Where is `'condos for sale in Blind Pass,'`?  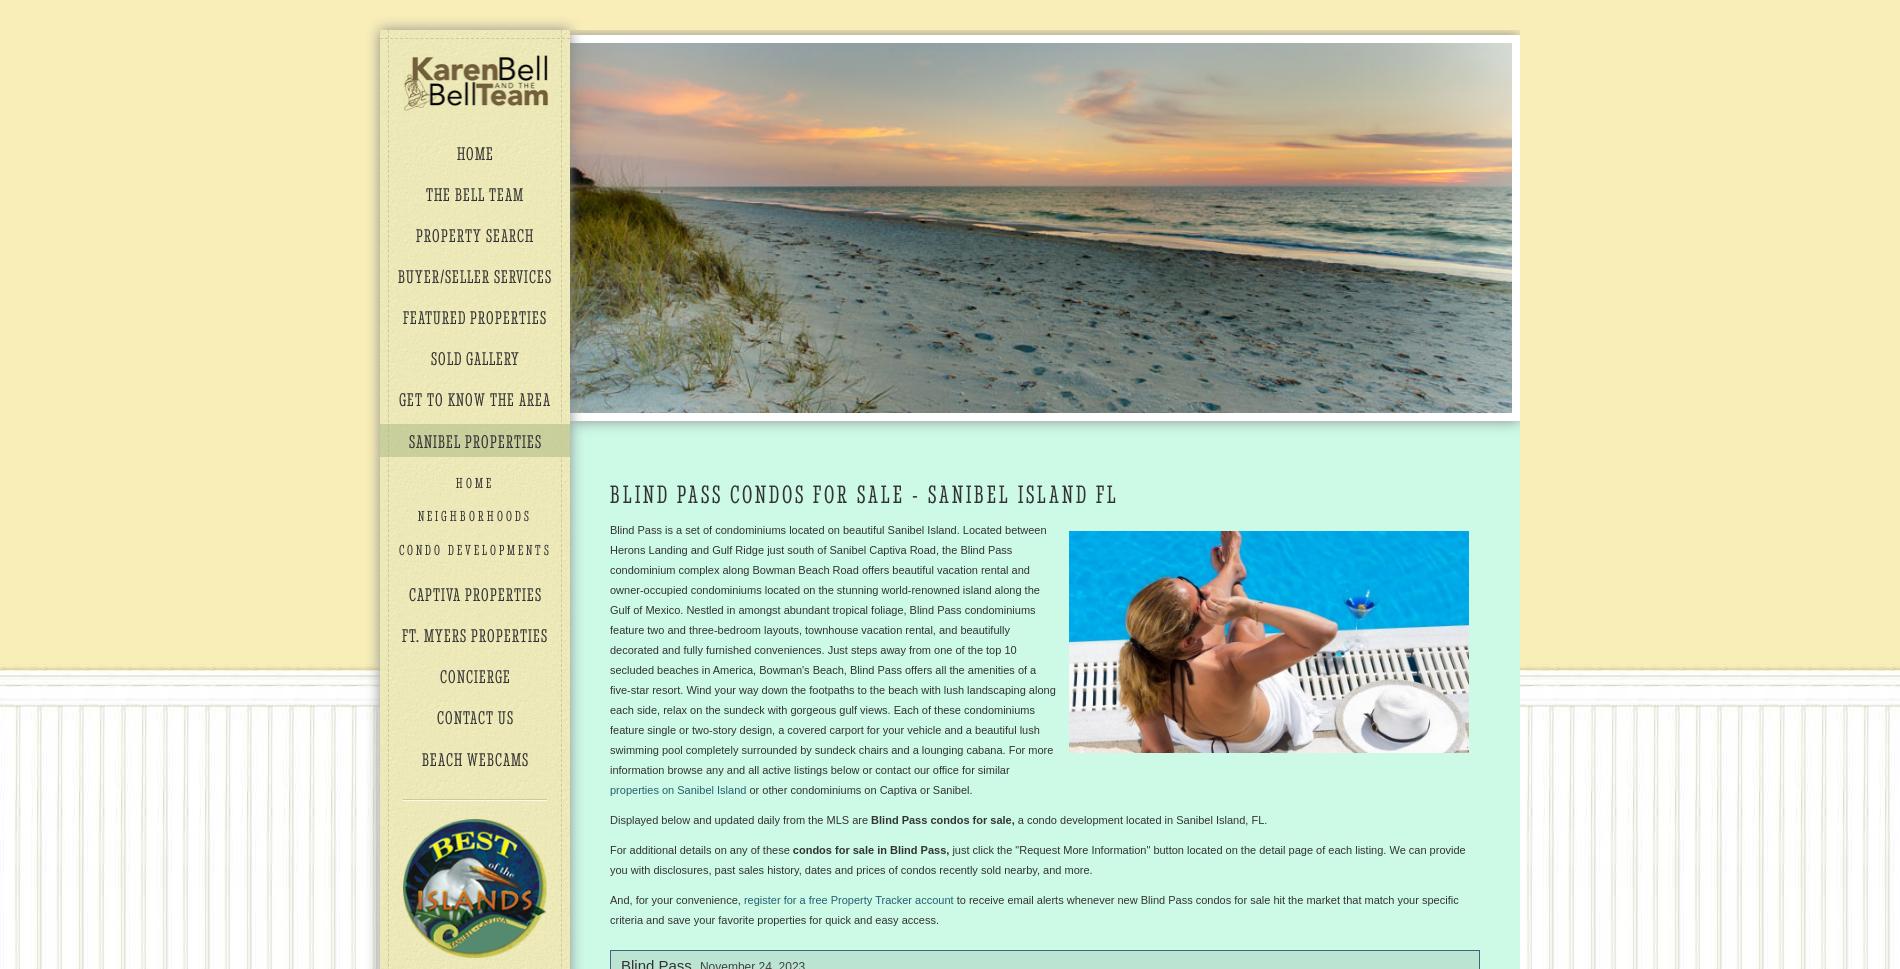
'condos for sale in Blind Pass,' is located at coordinates (868, 848).